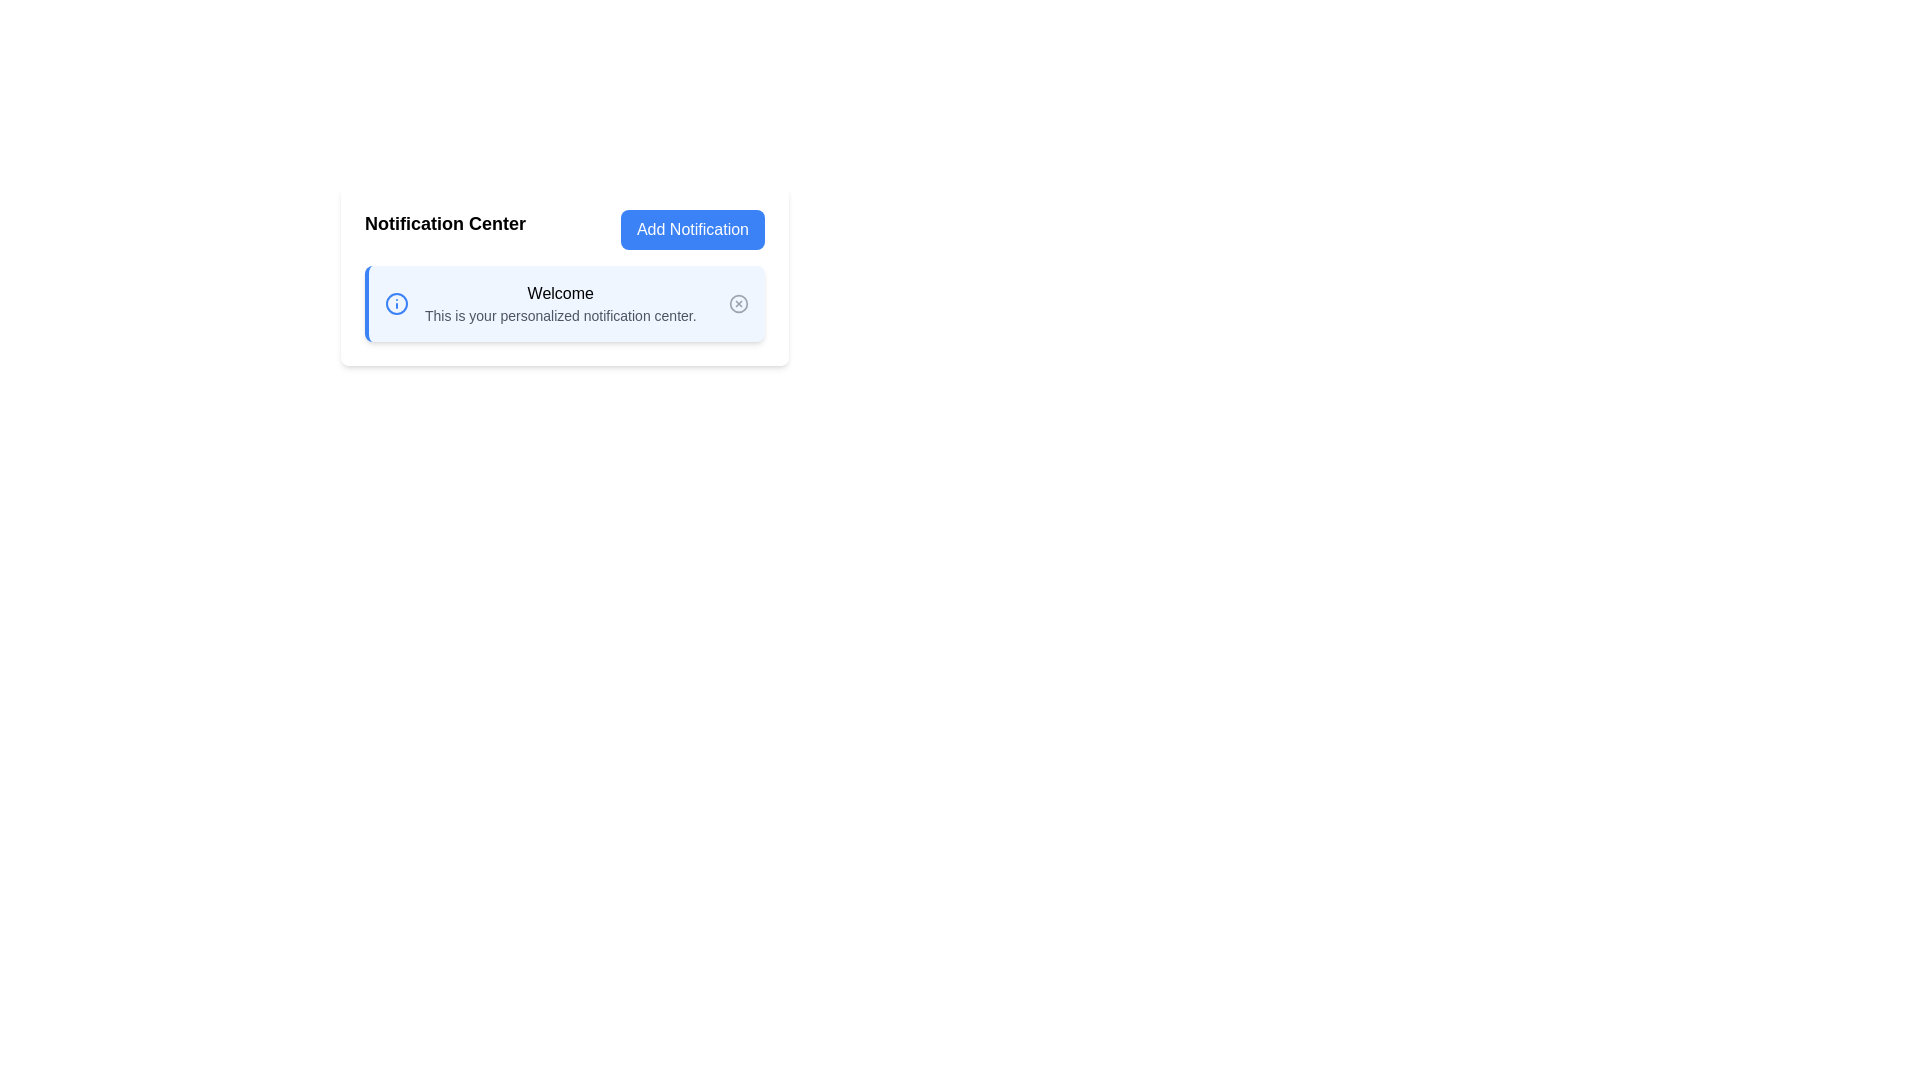 The width and height of the screenshot is (1920, 1080). What do you see at coordinates (560, 304) in the screenshot?
I see `the informational header text block in the notification card that contains a welcoming message and description, which is located at the center of the card with a blue background` at bounding box center [560, 304].